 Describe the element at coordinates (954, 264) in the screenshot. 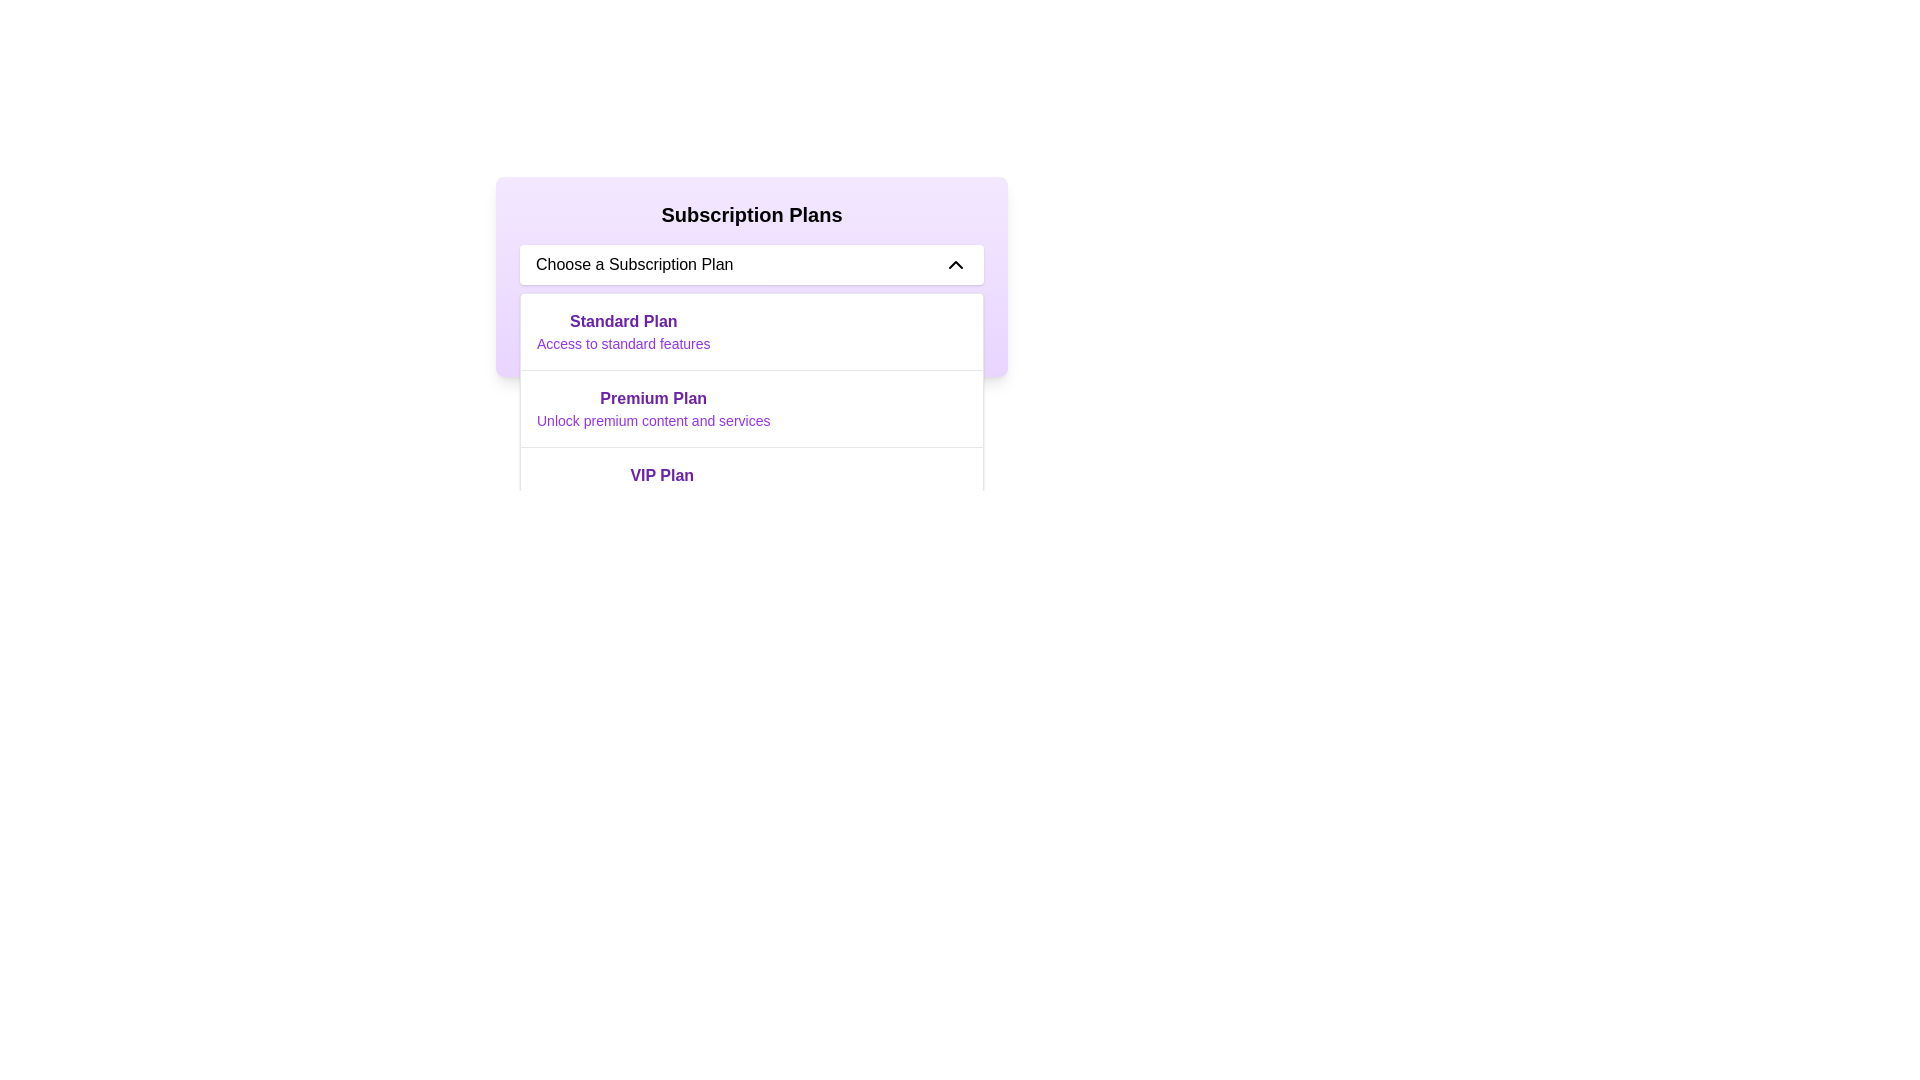

I see `the chevron icon on the far right side of the 'Choose a Subscription Plan' dropdown` at that location.